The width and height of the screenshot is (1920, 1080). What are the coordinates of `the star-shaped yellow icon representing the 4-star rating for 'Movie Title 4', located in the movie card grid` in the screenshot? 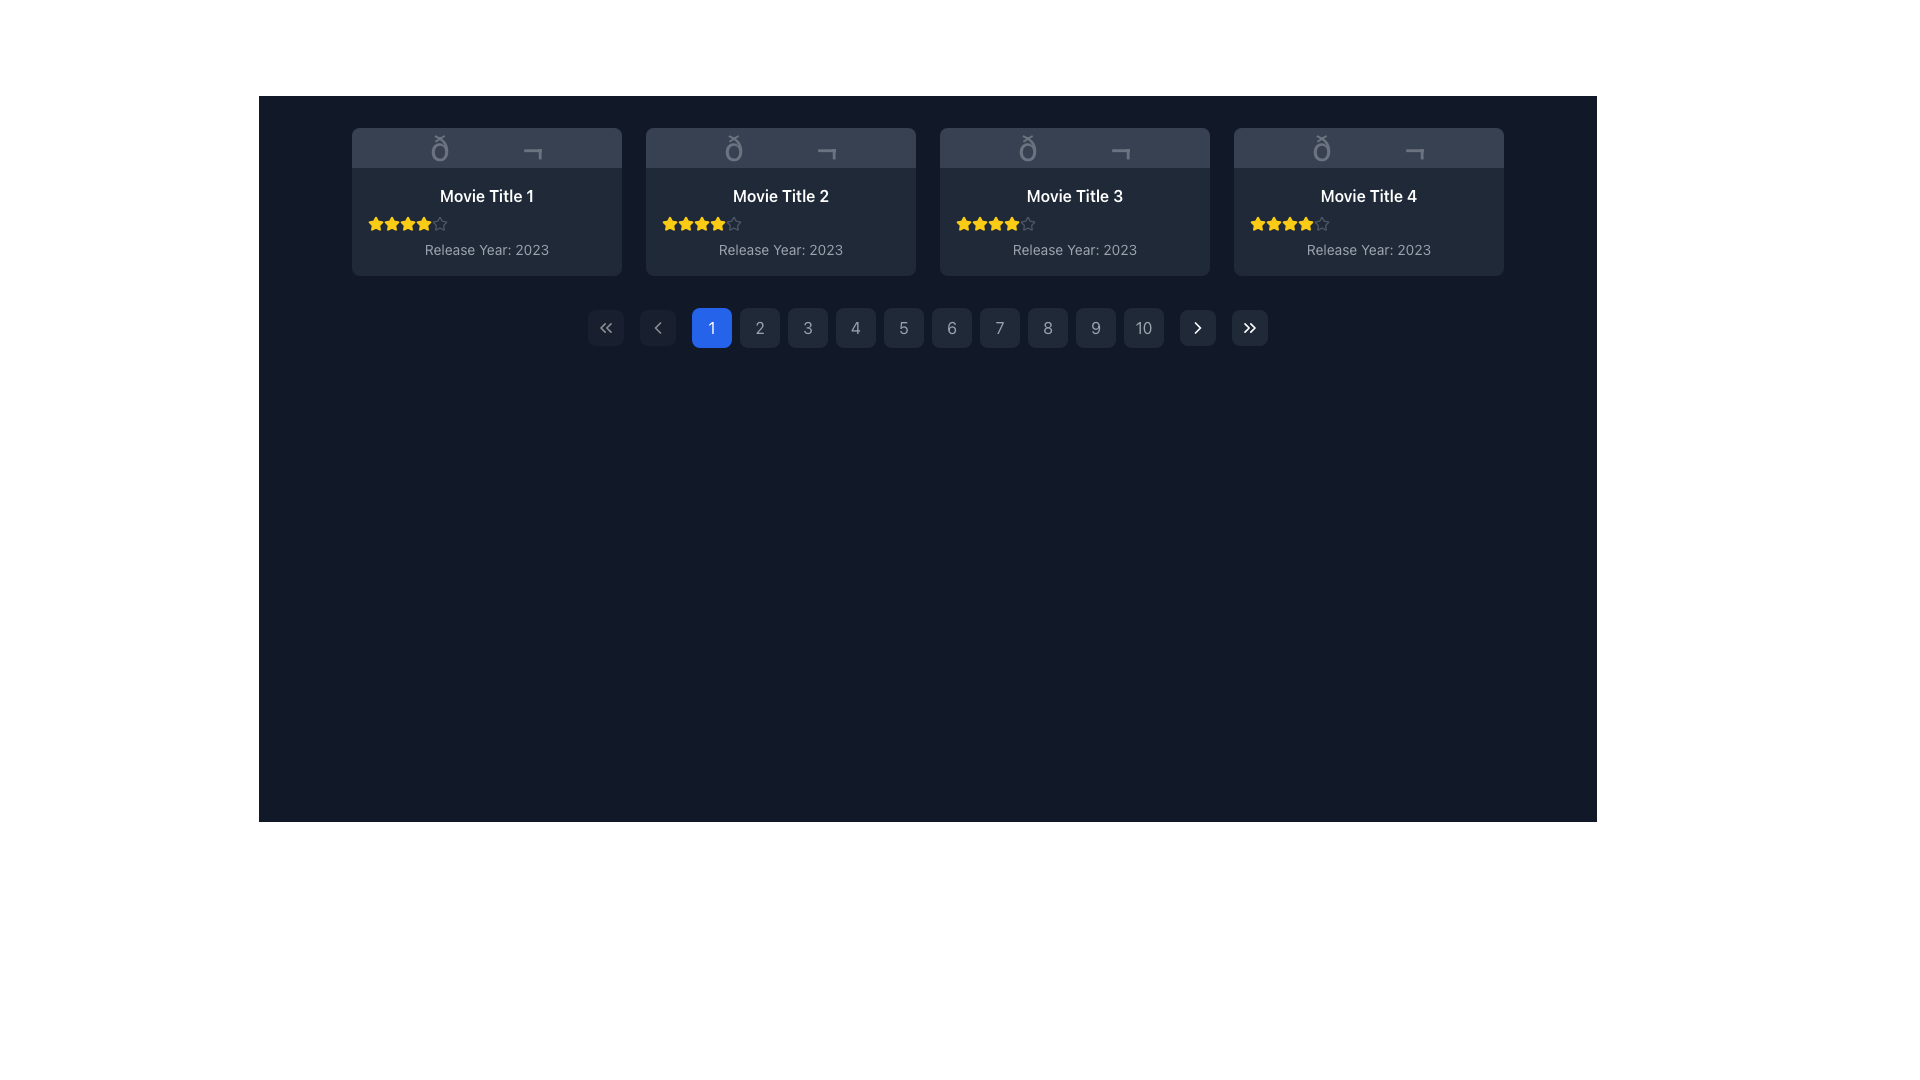 It's located at (1256, 223).